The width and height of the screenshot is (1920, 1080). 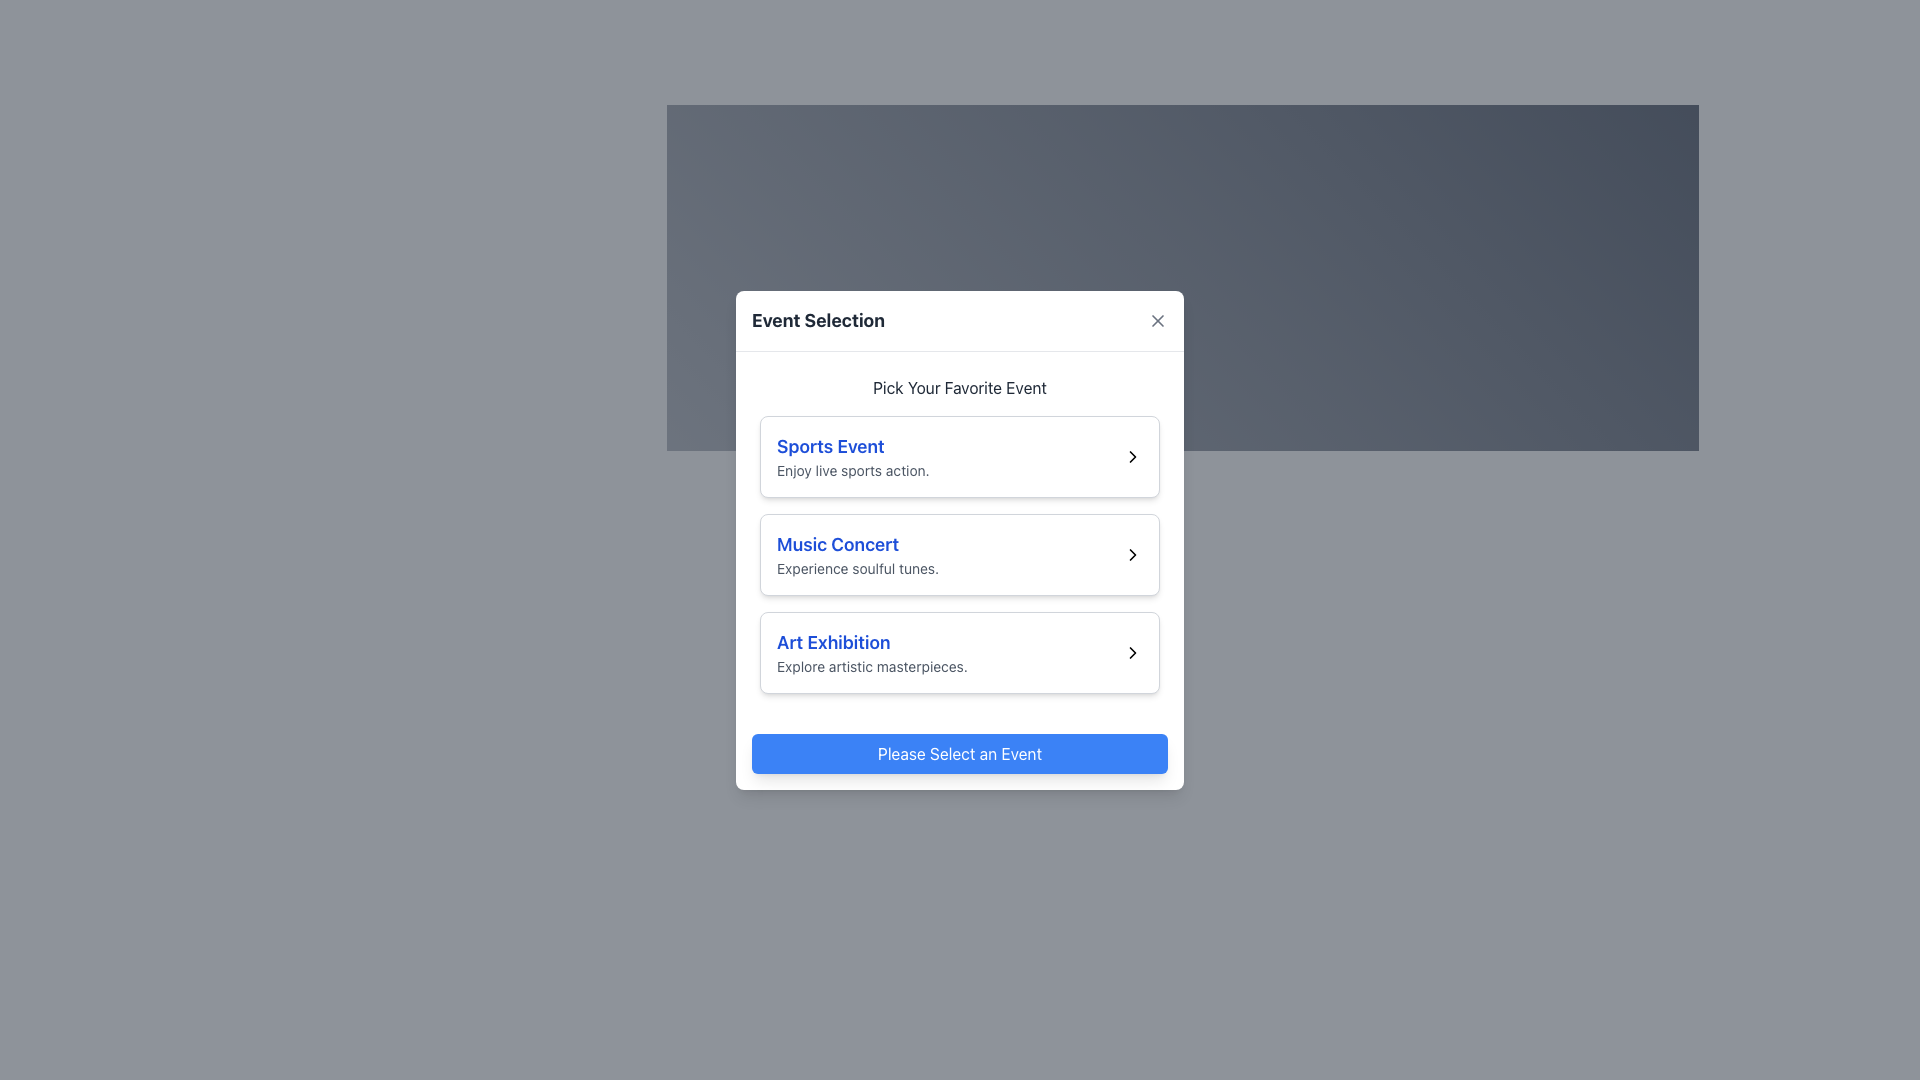 What do you see at coordinates (1132, 554) in the screenshot?
I see `the chevron icon located on the far-right of the 'Music Concert' list item in the 'Event Selection' dialog` at bounding box center [1132, 554].